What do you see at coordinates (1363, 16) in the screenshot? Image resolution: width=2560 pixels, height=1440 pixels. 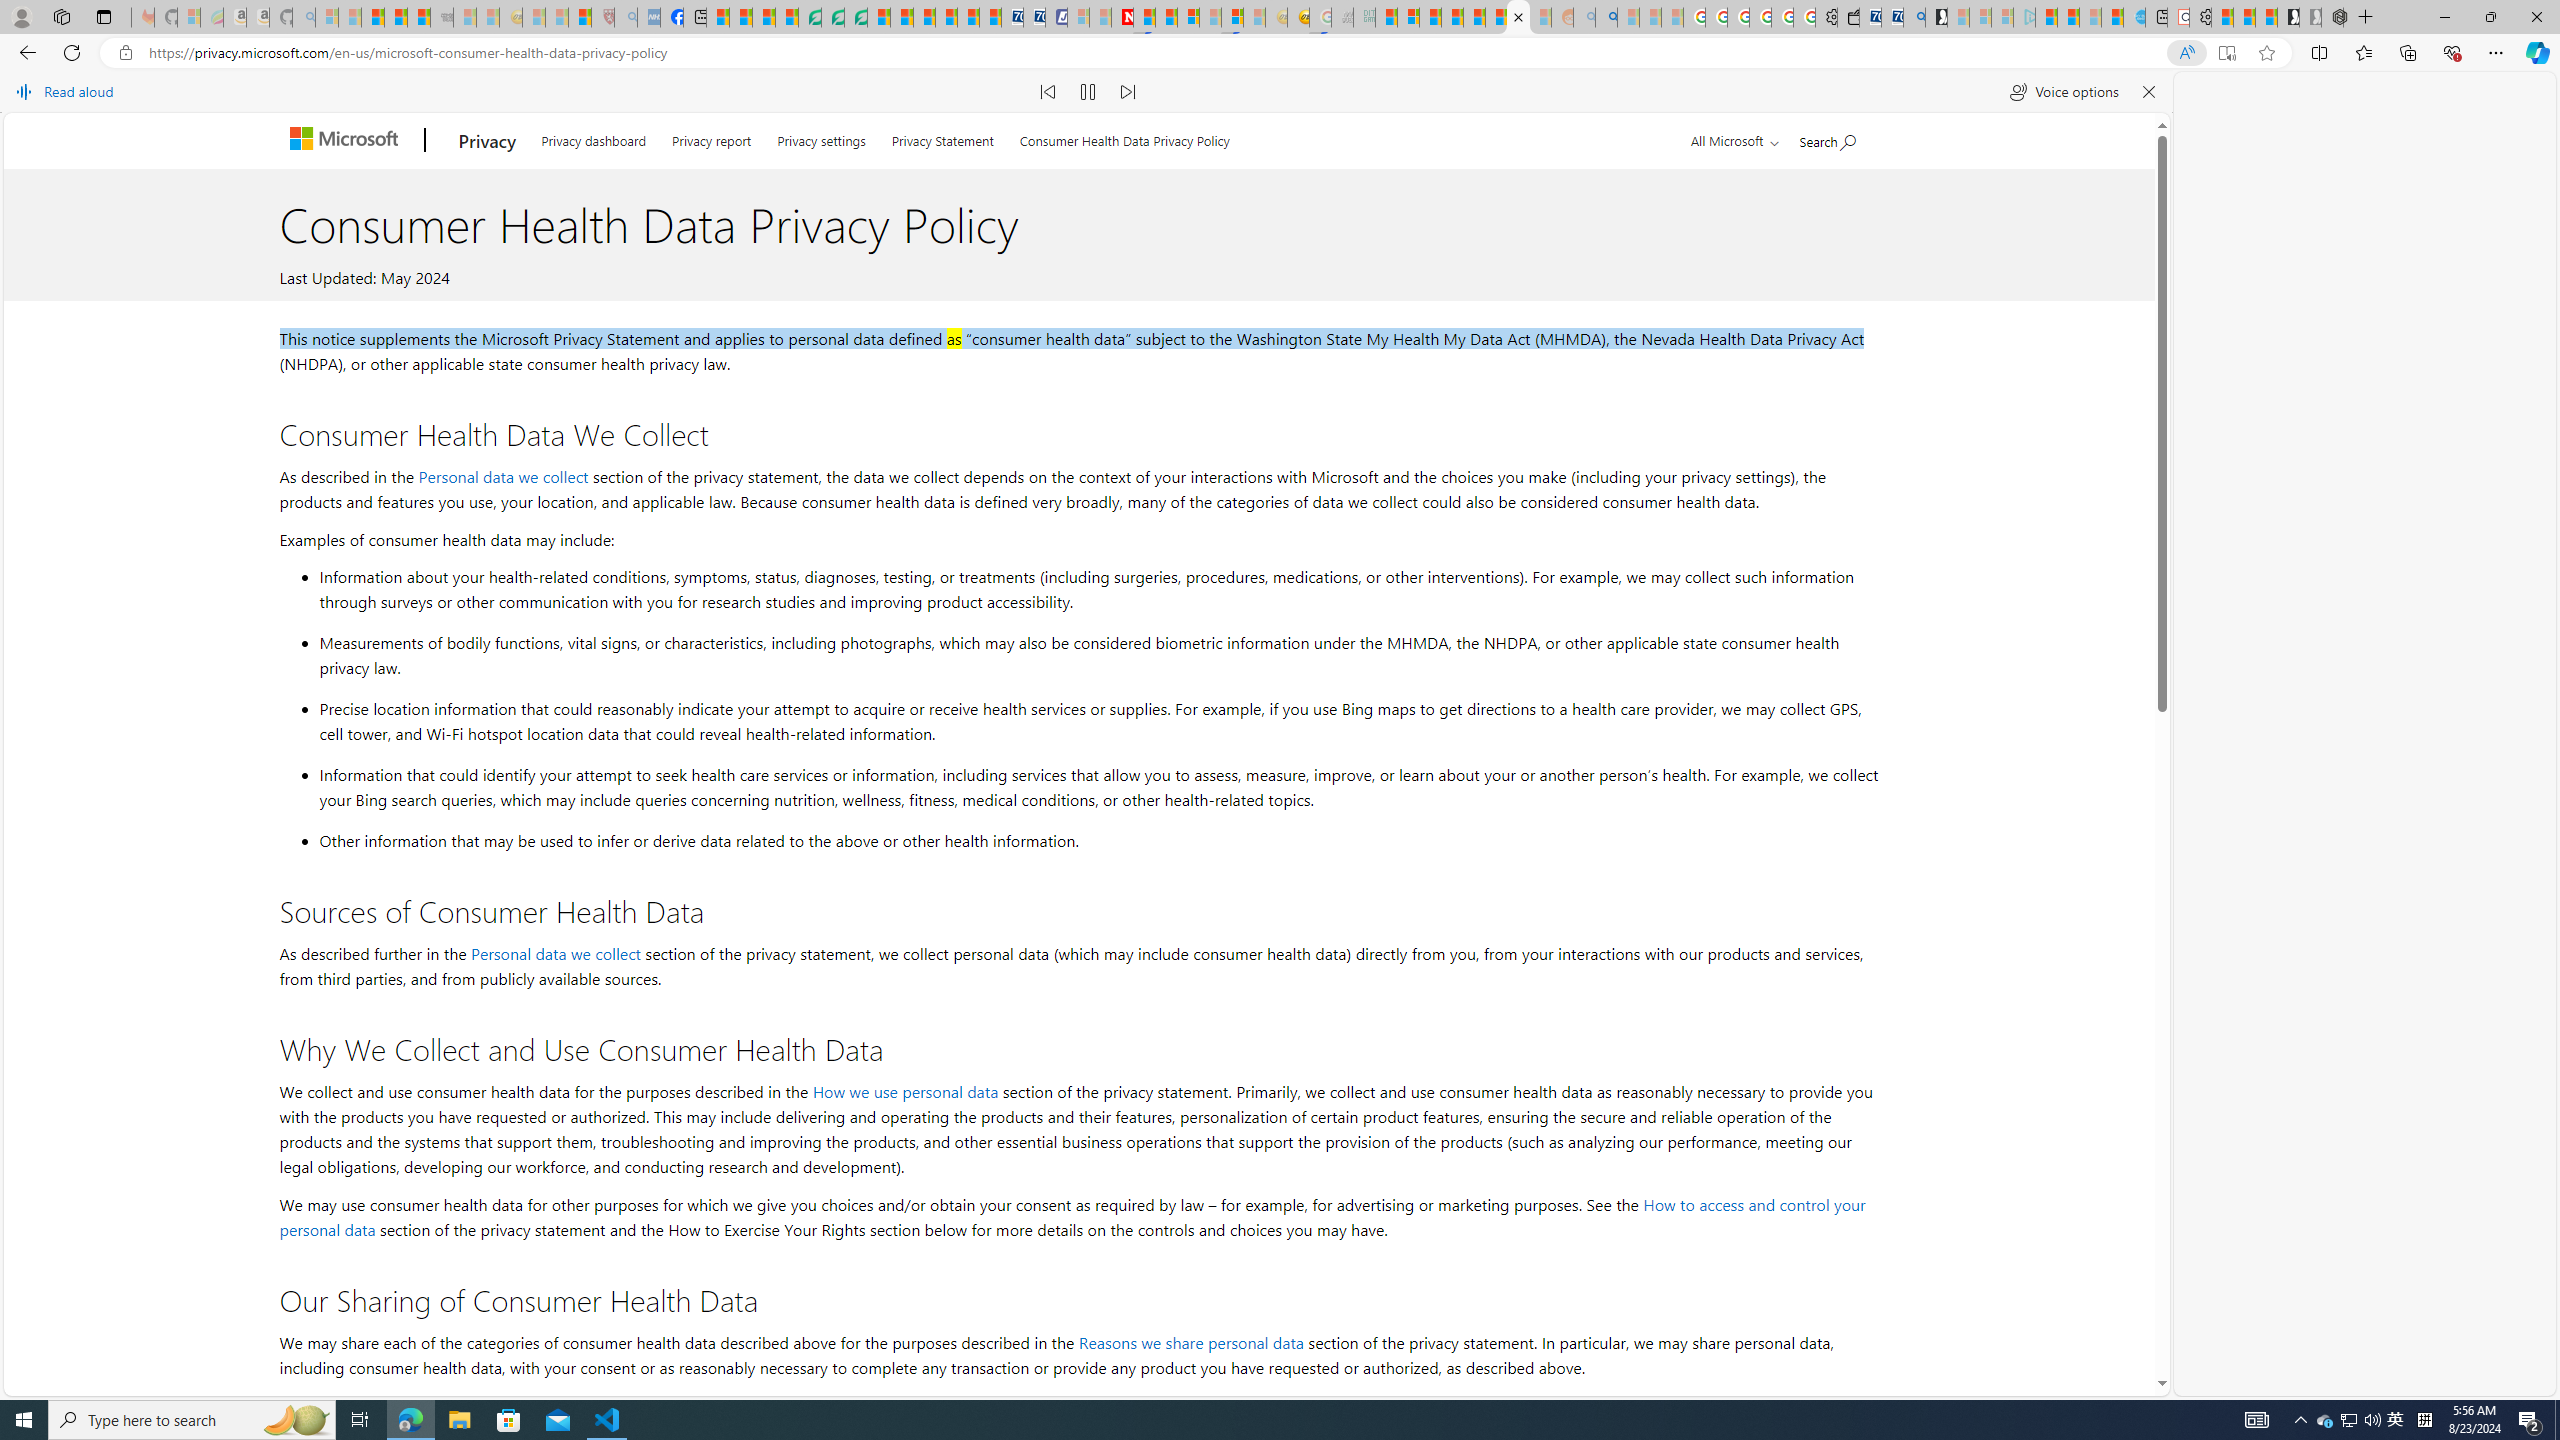 I see `'DITOGAMES AG Imprint - Sleeping'` at bounding box center [1363, 16].